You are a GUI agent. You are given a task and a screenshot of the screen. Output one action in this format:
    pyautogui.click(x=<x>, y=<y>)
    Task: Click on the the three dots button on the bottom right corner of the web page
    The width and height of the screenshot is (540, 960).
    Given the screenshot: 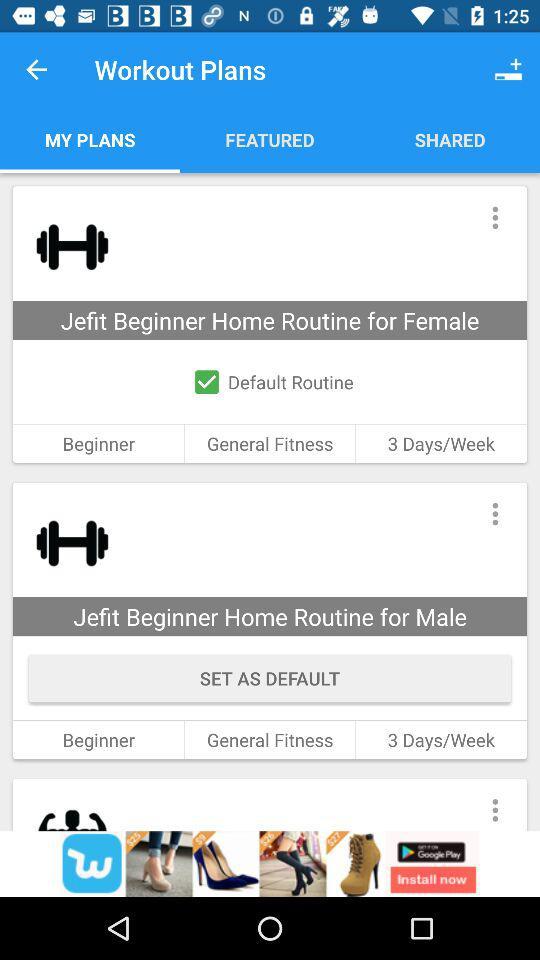 What is the action you would take?
    pyautogui.click(x=494, y=804)
    